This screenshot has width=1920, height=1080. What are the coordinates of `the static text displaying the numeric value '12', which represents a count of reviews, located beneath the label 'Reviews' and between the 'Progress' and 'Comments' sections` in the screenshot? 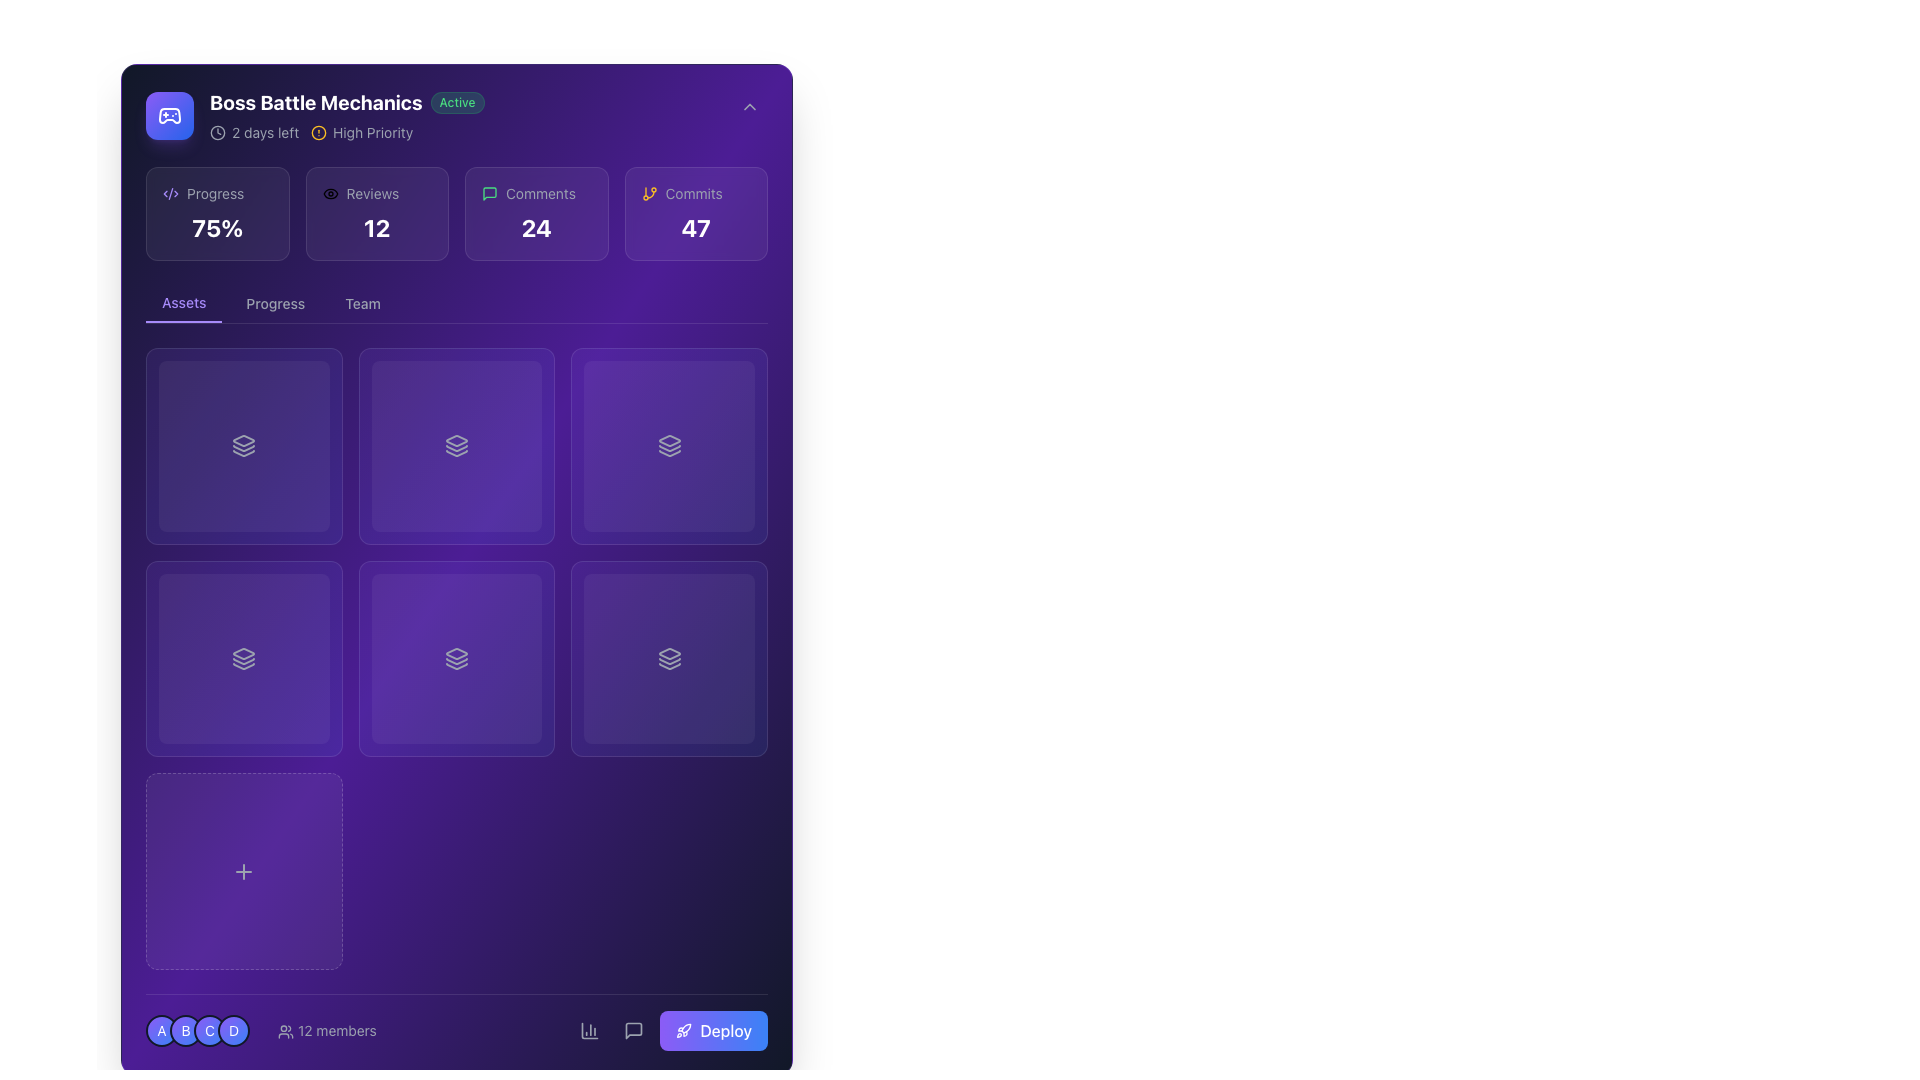 It's located at (377, 226).